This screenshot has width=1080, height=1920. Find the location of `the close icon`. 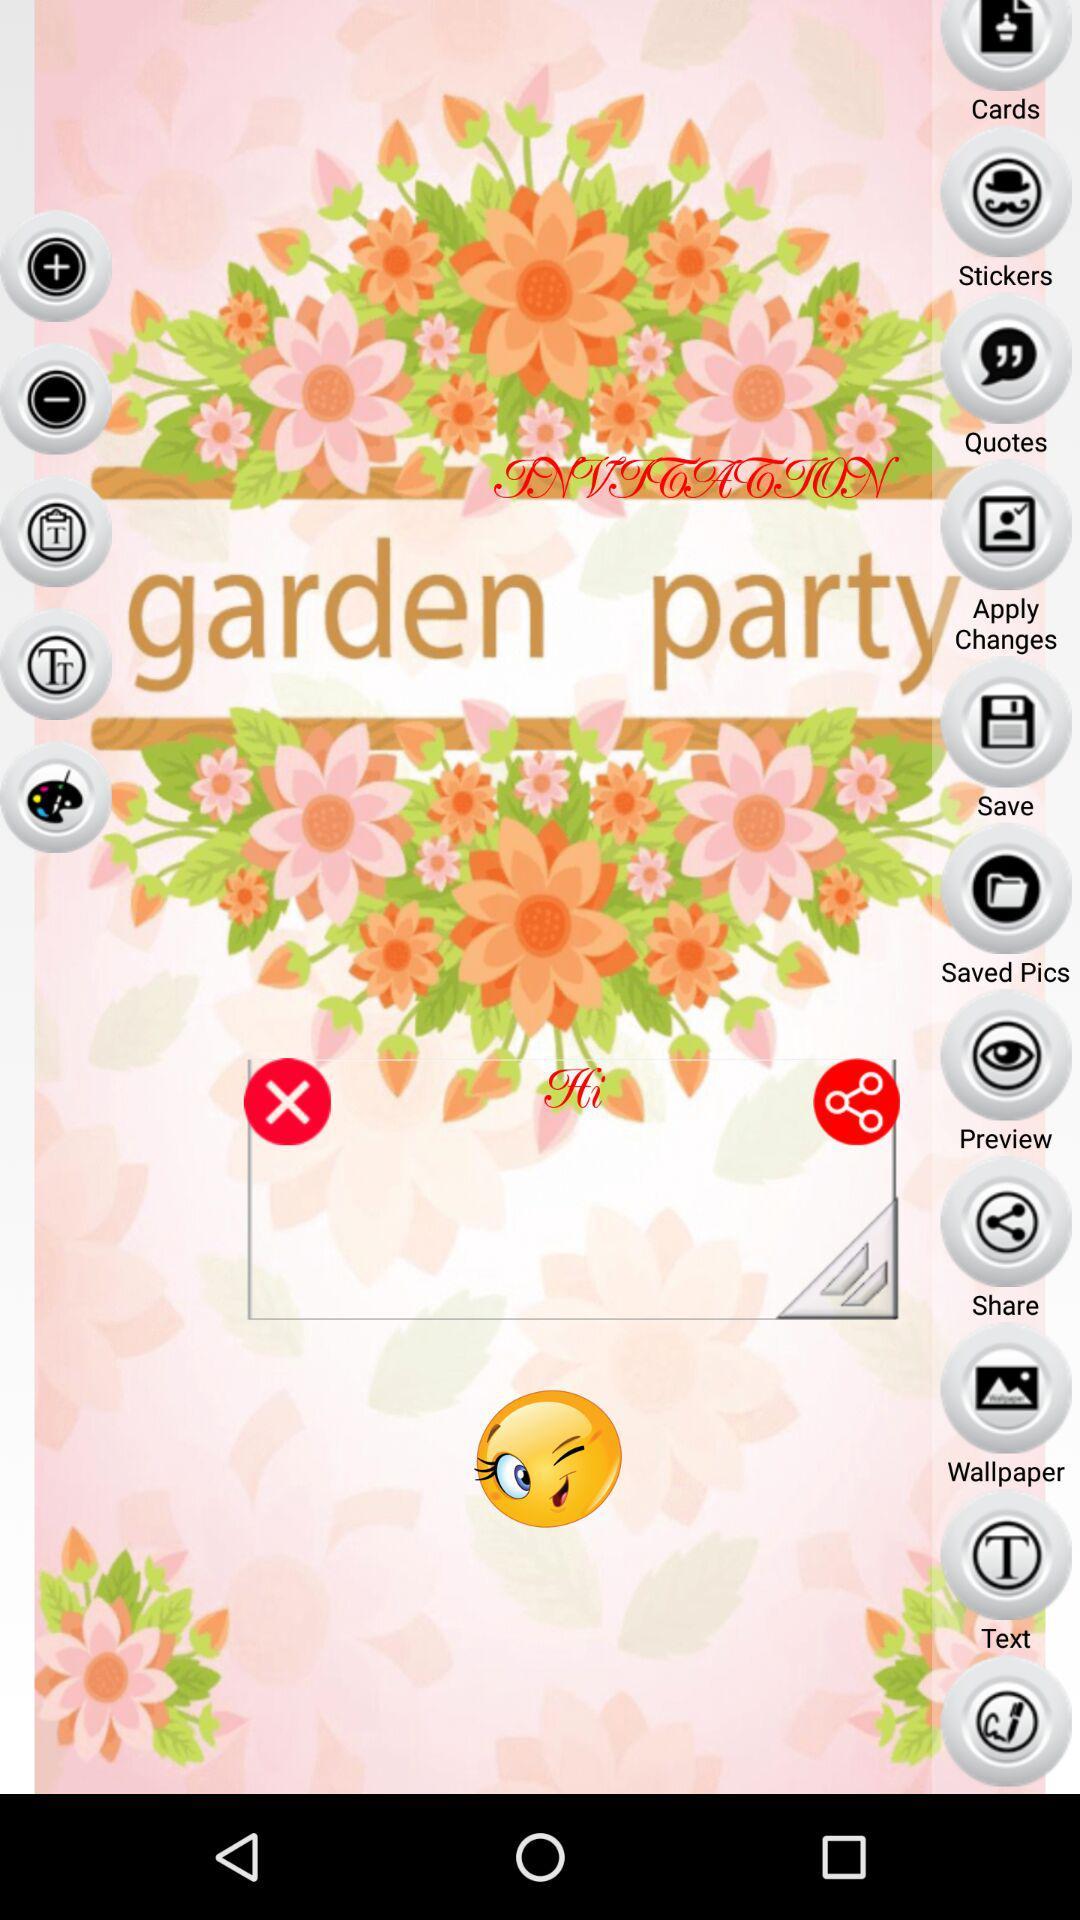

the close icon is located at coordinates (287, 1179).